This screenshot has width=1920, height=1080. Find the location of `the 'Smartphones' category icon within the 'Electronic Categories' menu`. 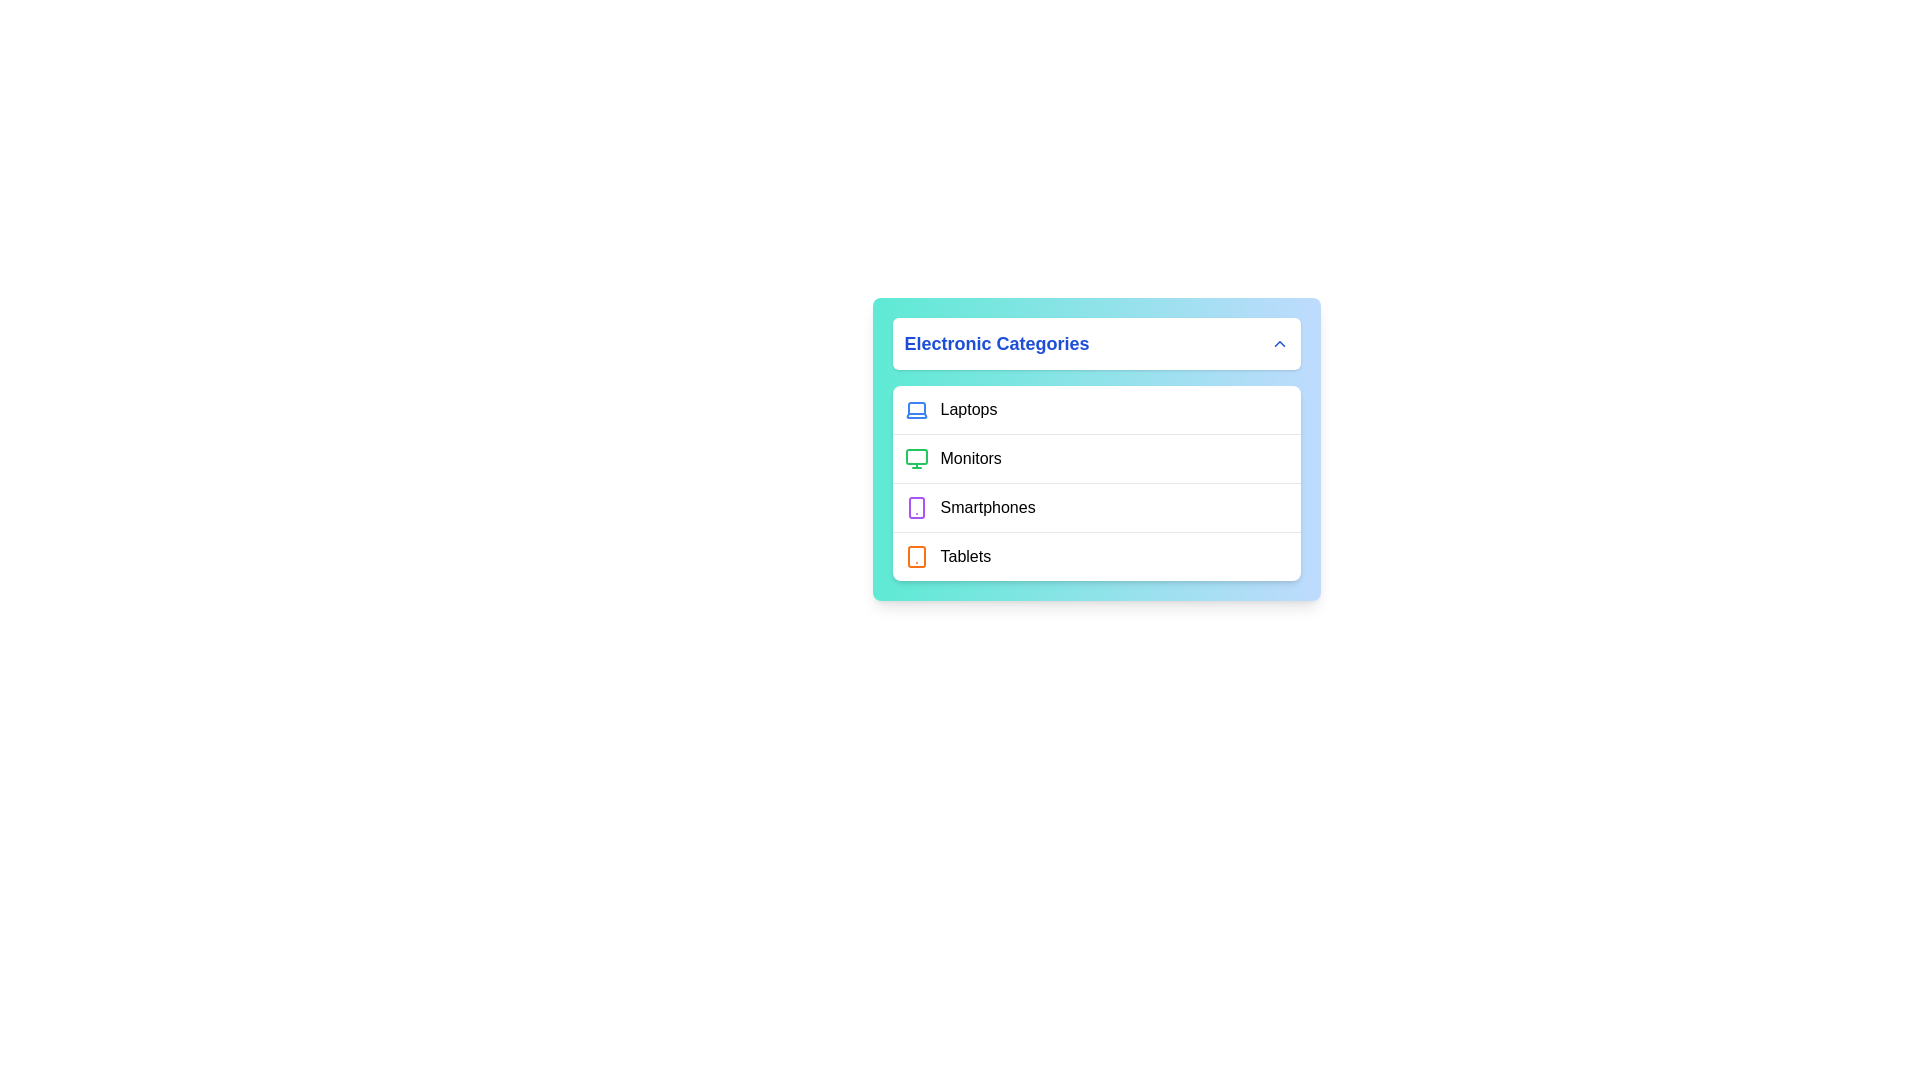

the 'Smartphones' category icon within the 'Electronic Categories' menu is located at coordinates (915, 507).